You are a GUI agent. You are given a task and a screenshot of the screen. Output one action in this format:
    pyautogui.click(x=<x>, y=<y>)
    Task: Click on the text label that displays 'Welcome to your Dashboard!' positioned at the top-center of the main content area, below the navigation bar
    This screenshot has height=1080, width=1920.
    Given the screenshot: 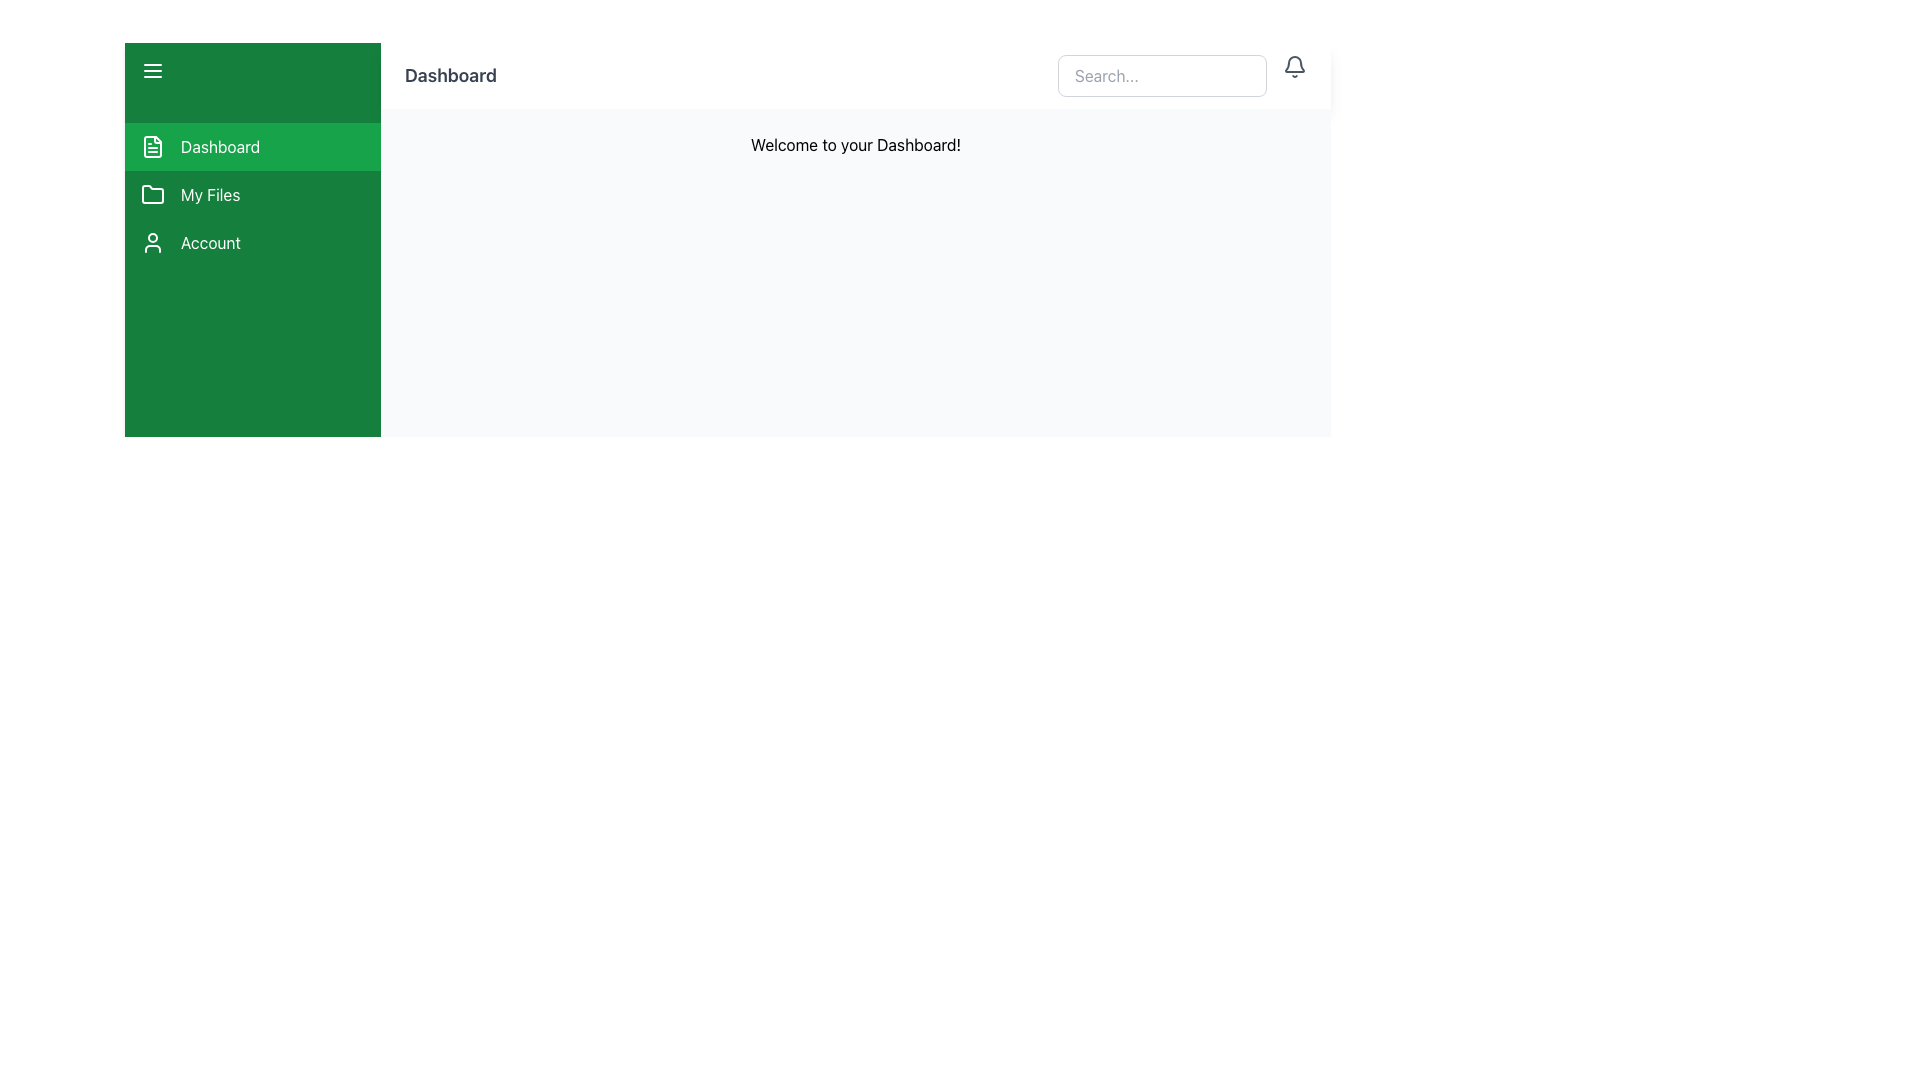 What is the action you would take?
    pyautogui.click(x=855, y=144)
    